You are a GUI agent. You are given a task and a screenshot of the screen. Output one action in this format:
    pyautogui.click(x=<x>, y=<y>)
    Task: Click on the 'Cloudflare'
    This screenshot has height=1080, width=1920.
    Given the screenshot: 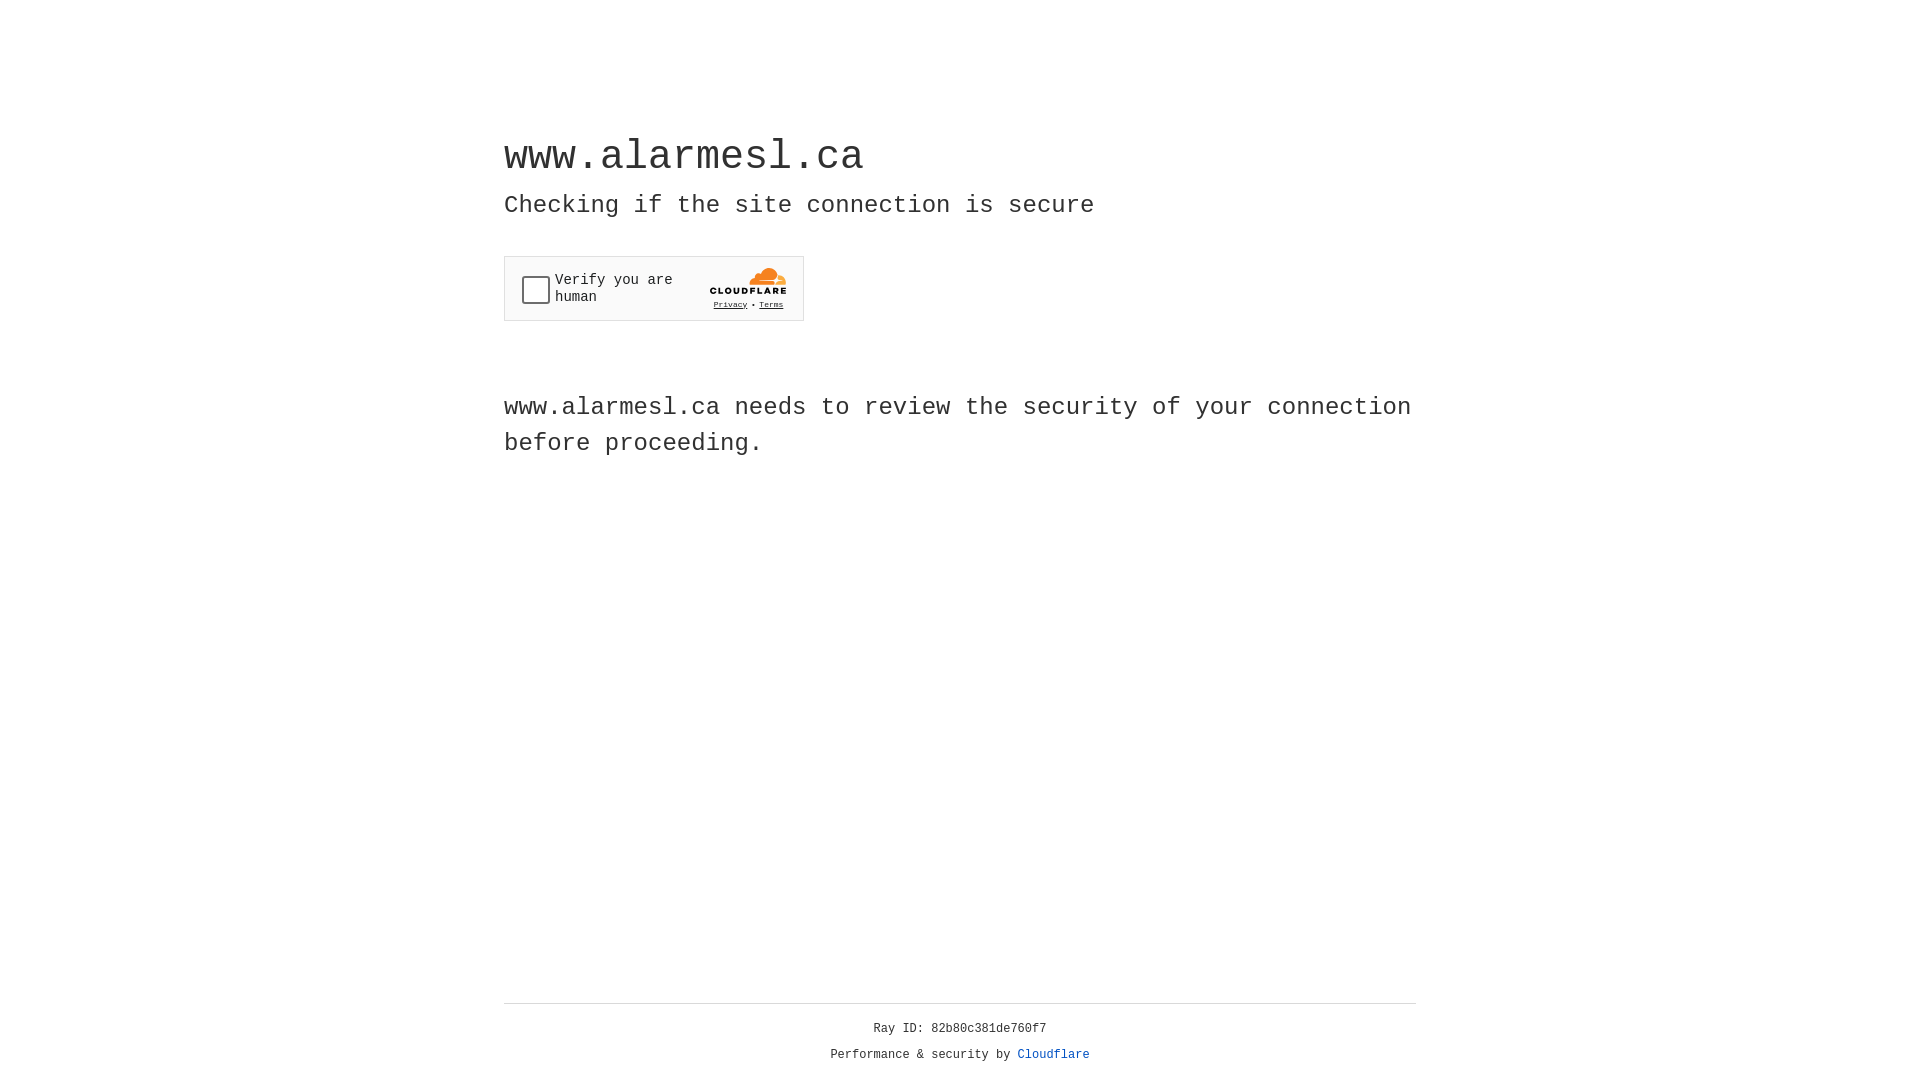 What is the action you would take?
    pyautogui.click(x=1017, y=1054)
    